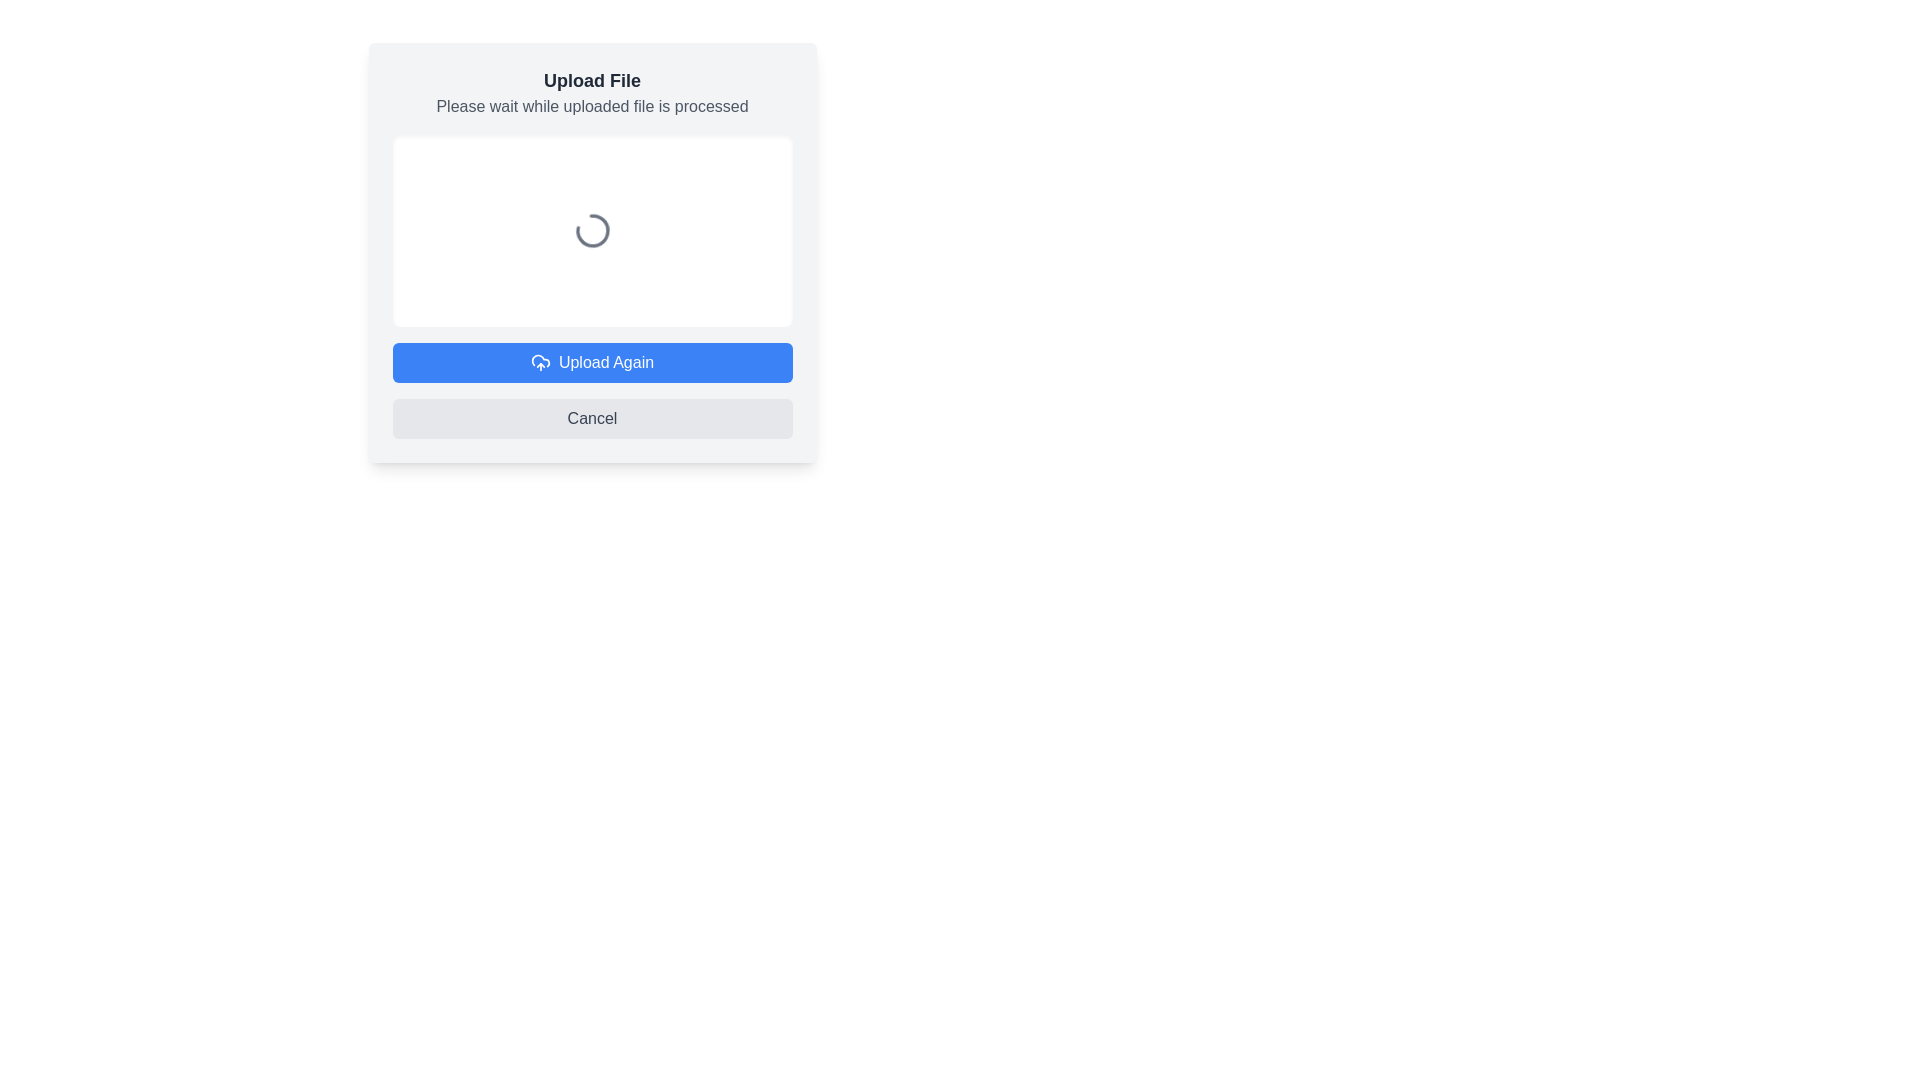 Image resolution: width=1920 pixels, height=1080 pixels. I want to click on the Loading Spinner, which is a gray spinning circle located within a white rectangular box, centered below the 'Upload File' title and instructional text, so click(591, 252).